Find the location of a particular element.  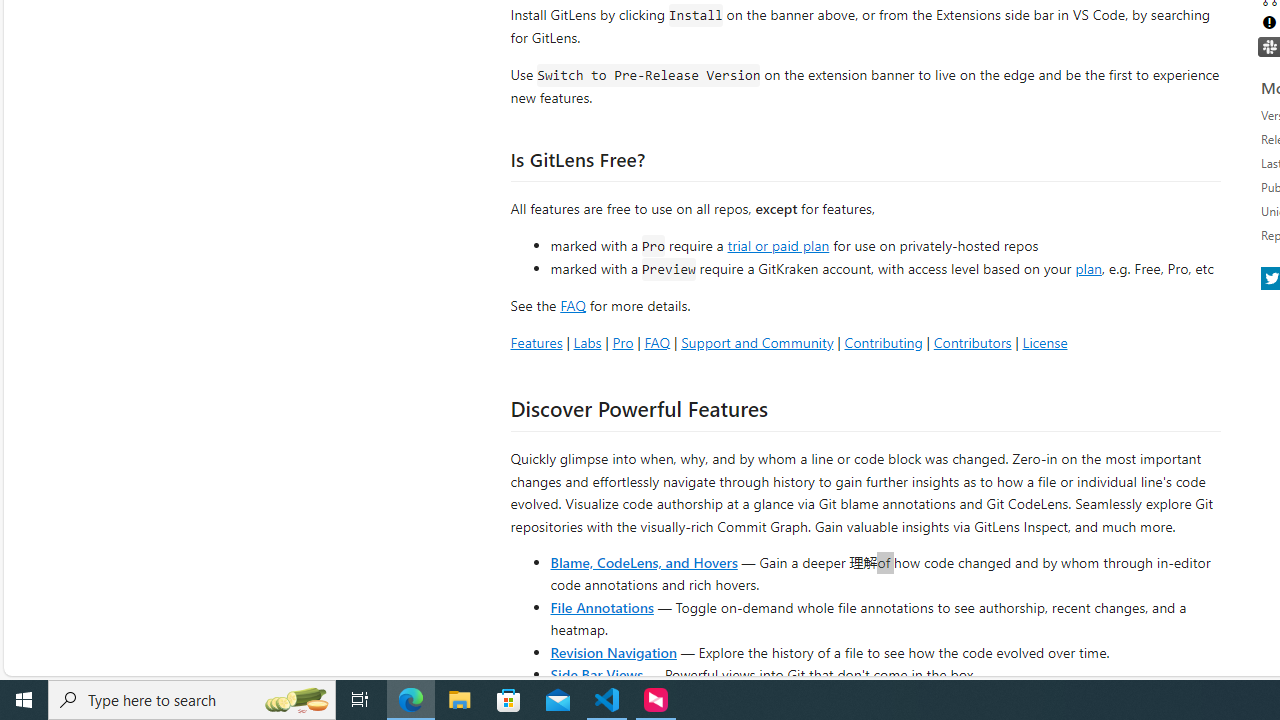

'plan' is located at coordinates (1087, 268).